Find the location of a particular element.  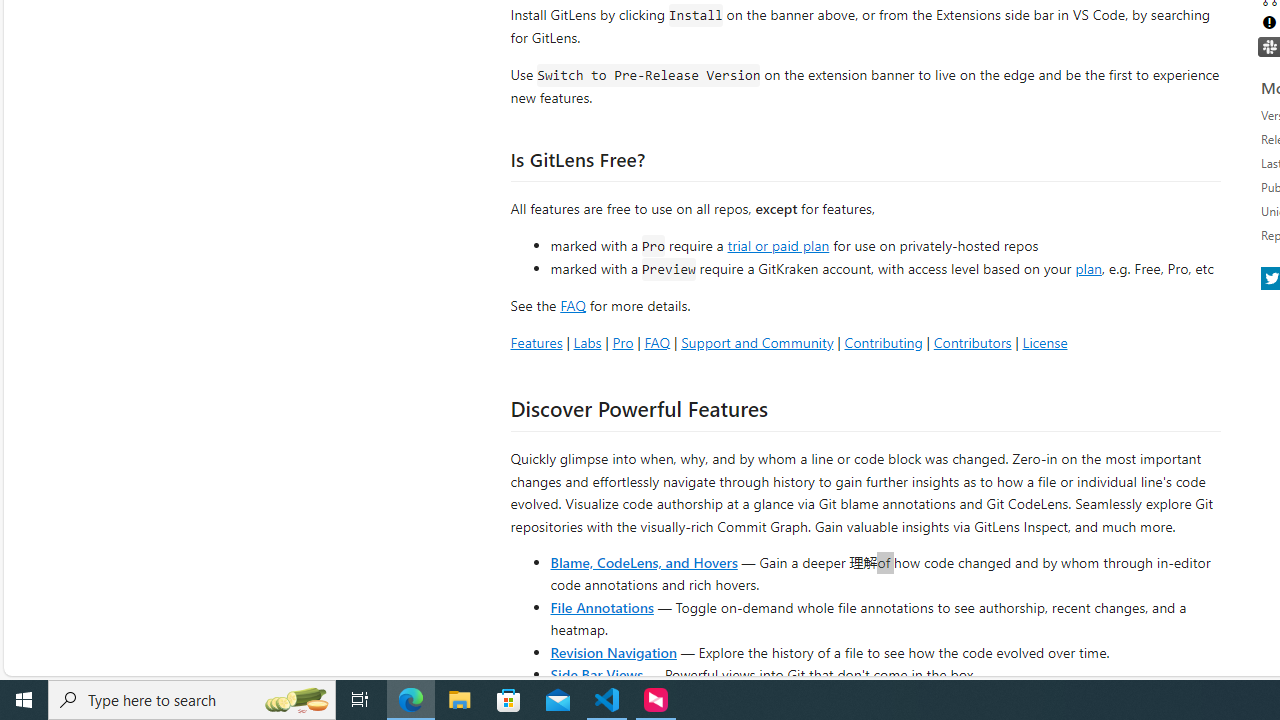

'plan' is located at coordinates (1087, 268).